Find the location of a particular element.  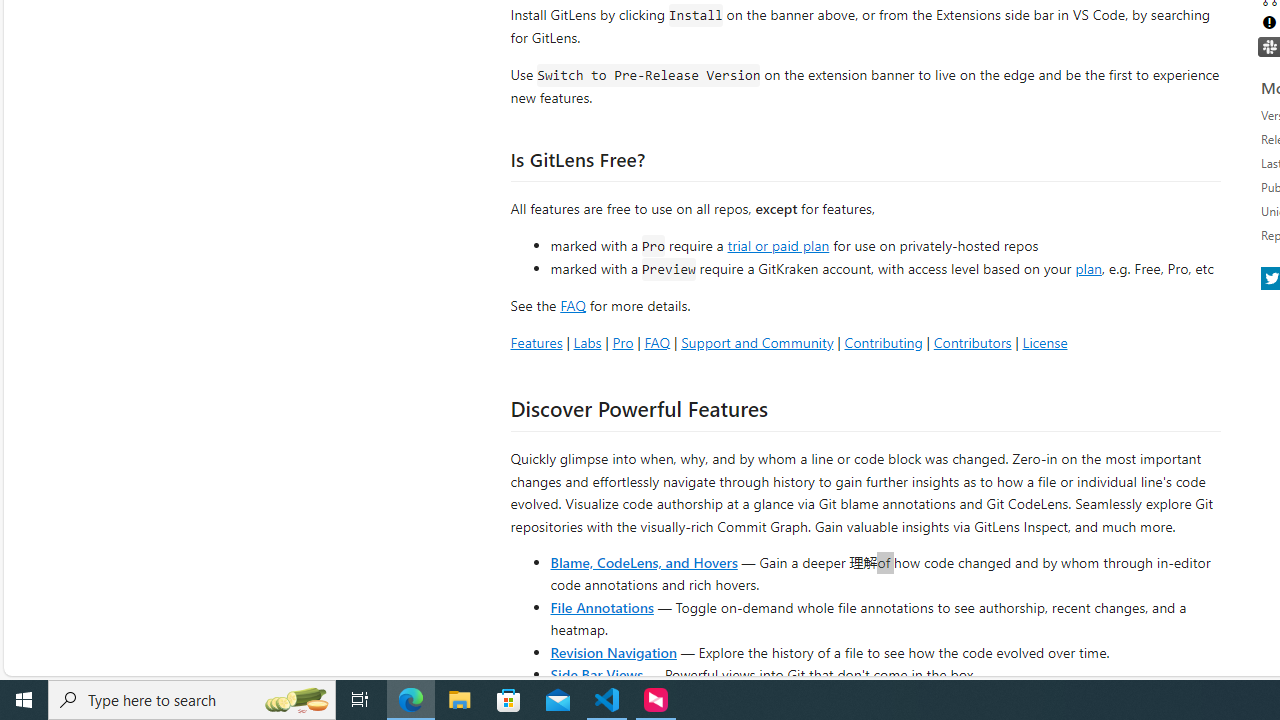

'plan' is located at coordinates (1087, 268).